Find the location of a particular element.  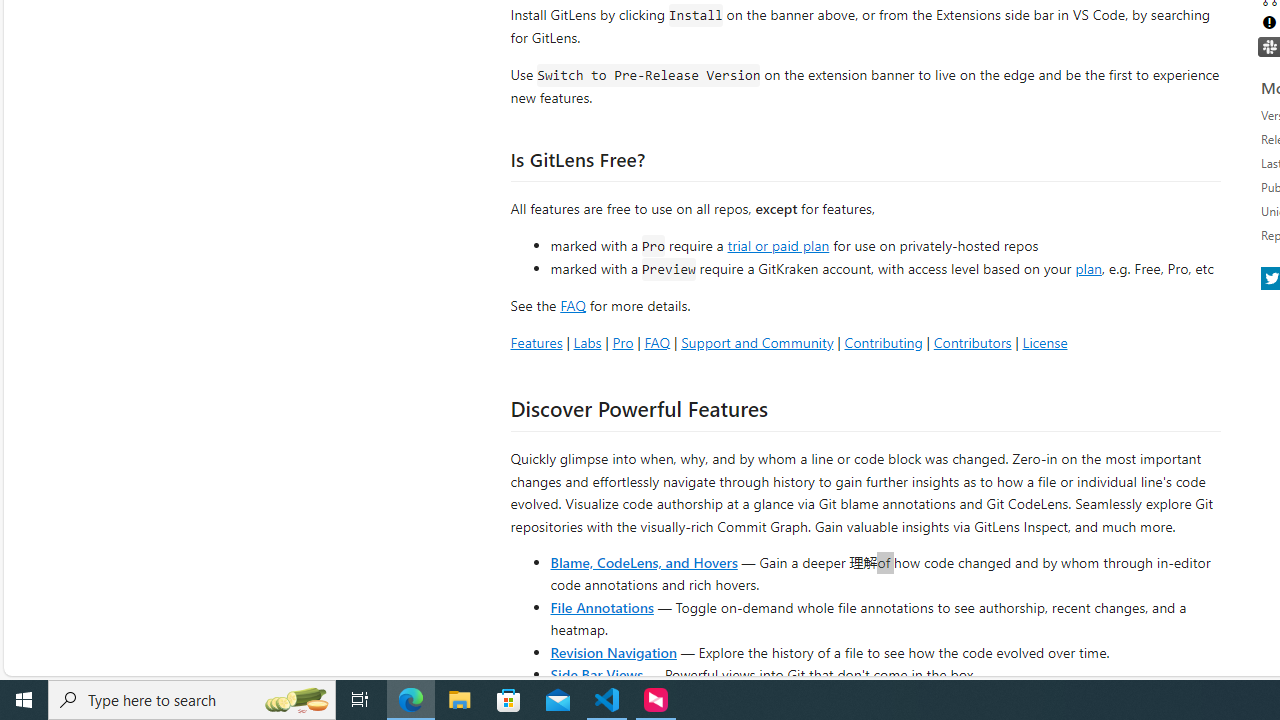

'plan' is located at coordinates (1087, 268).